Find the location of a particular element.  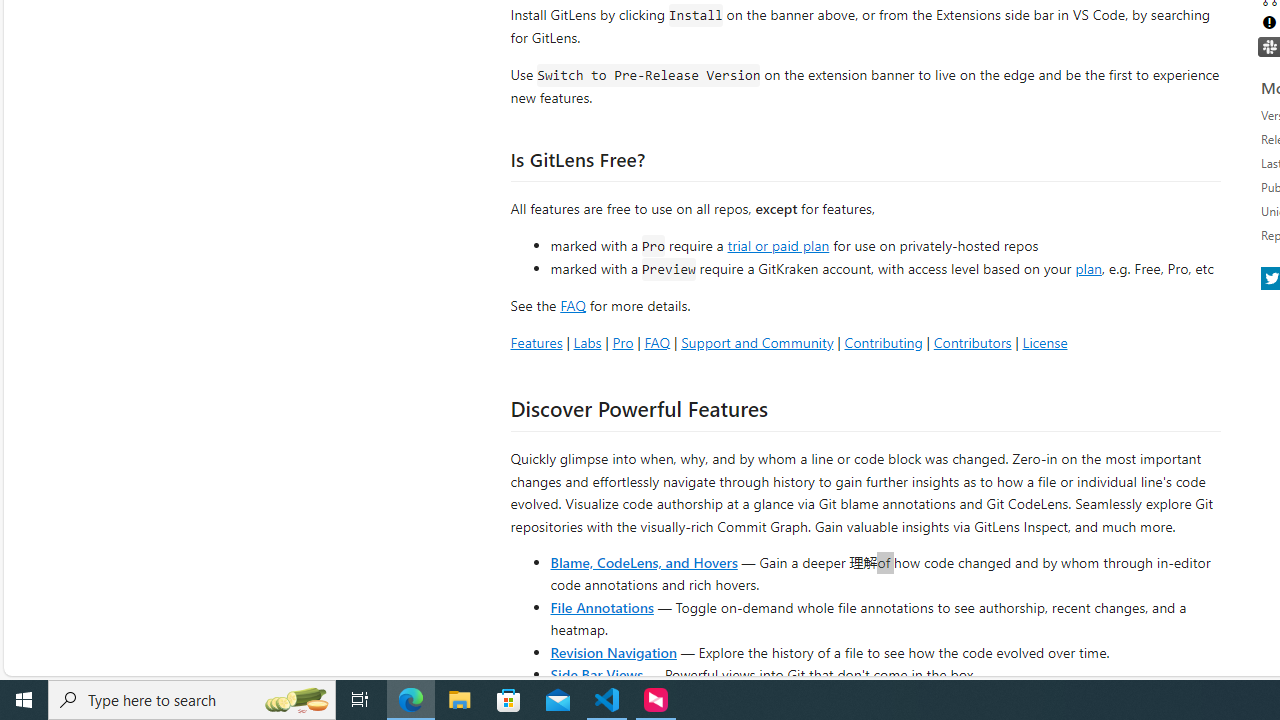

'plan' is located at coordinates (1087, 268).